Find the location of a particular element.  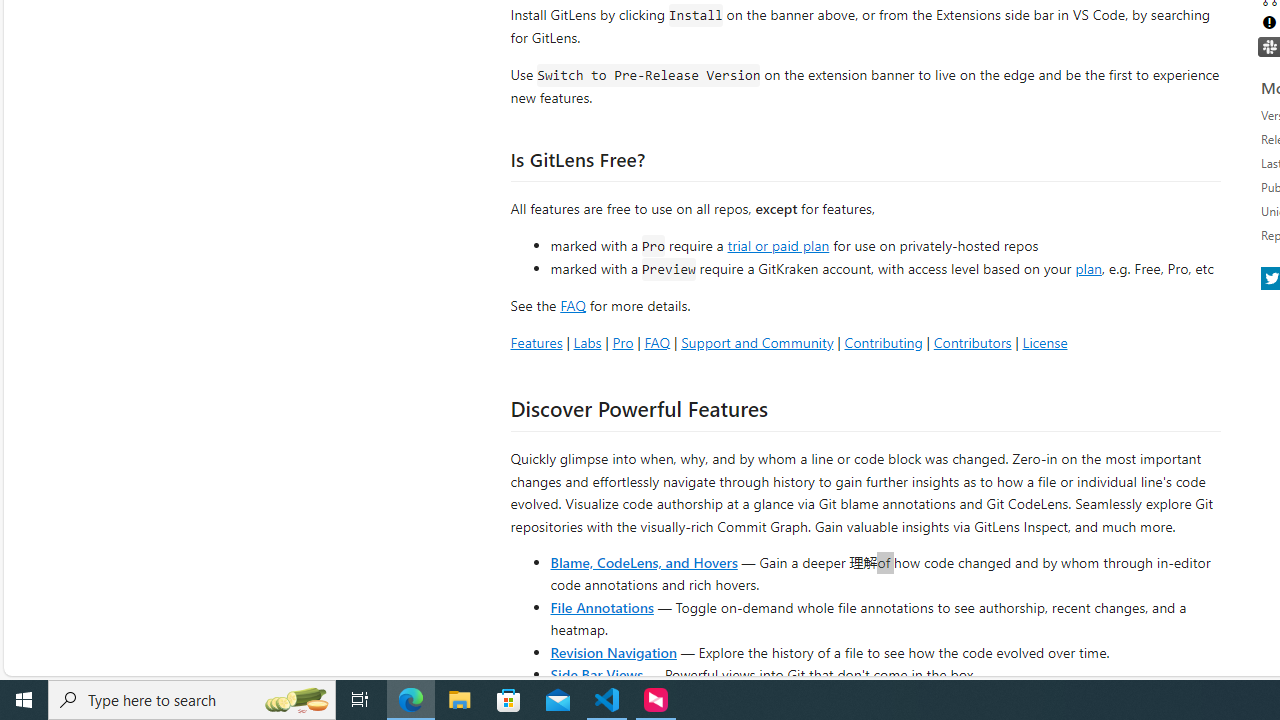

'plan' is located at coordinates (1087, 268).